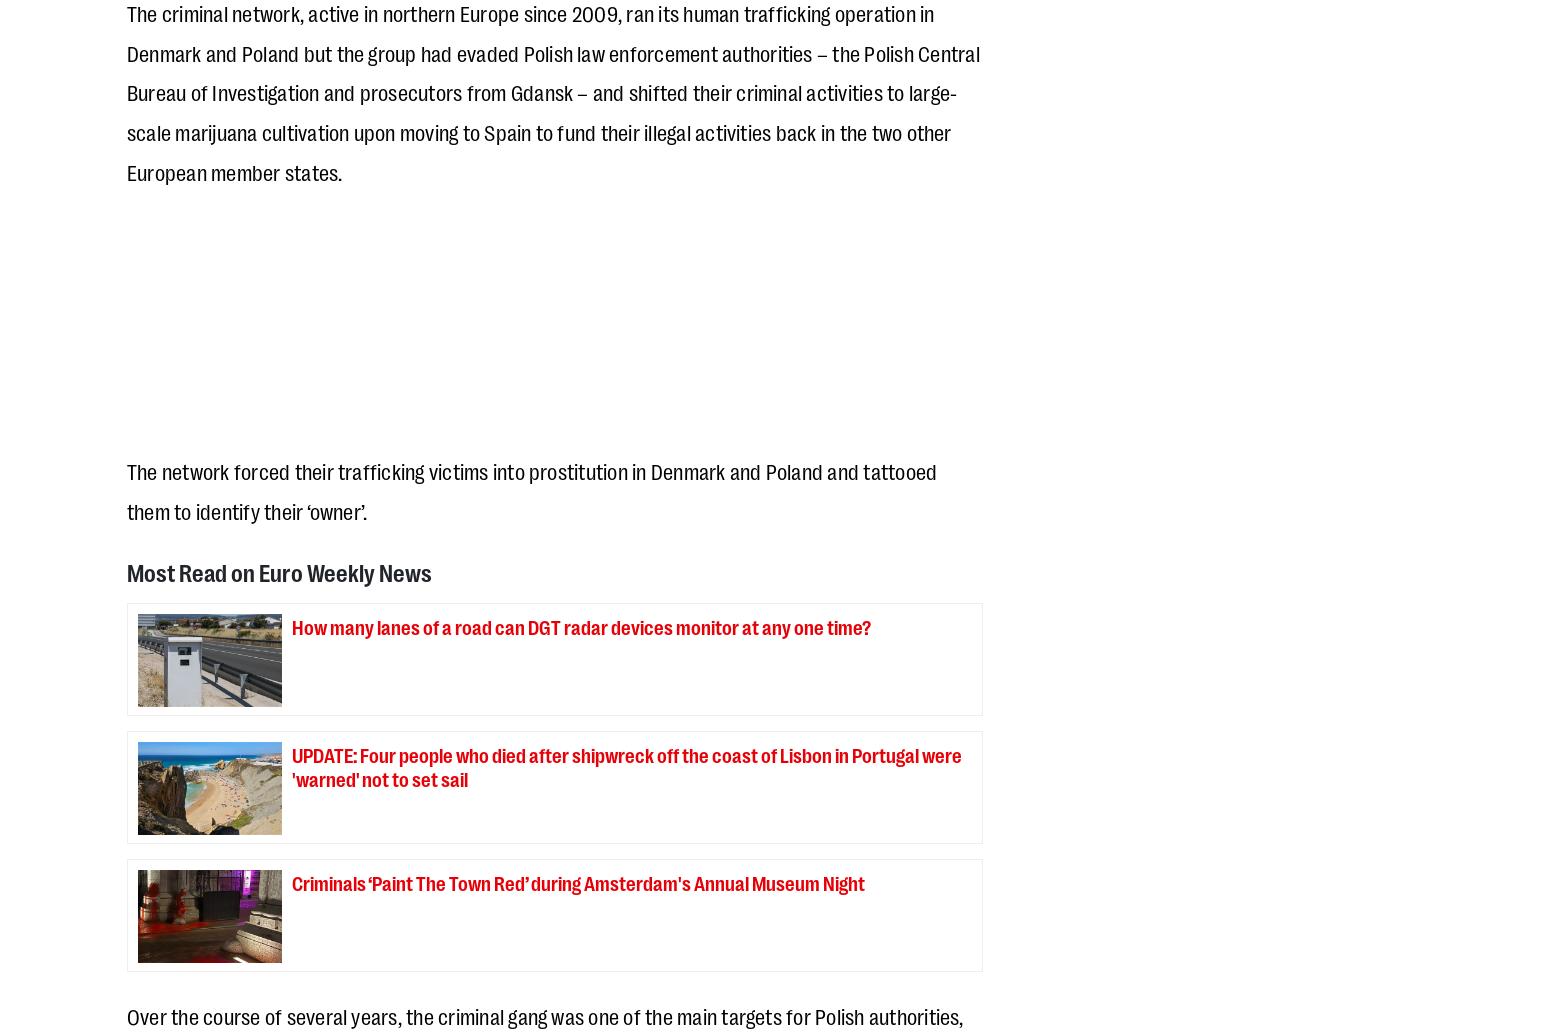 This screenshot has height=1034, width=1550. I want to click on 'WP Advisor', so click(438, 975).